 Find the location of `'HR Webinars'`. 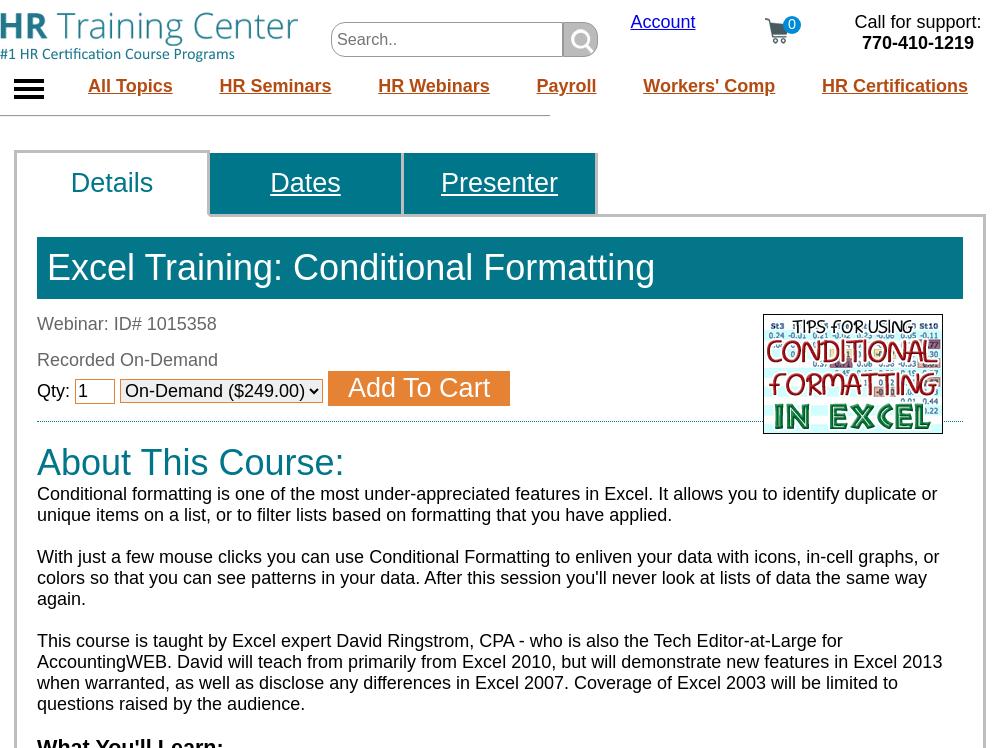

'HR Webinars' is located at coordinates (433, 83).